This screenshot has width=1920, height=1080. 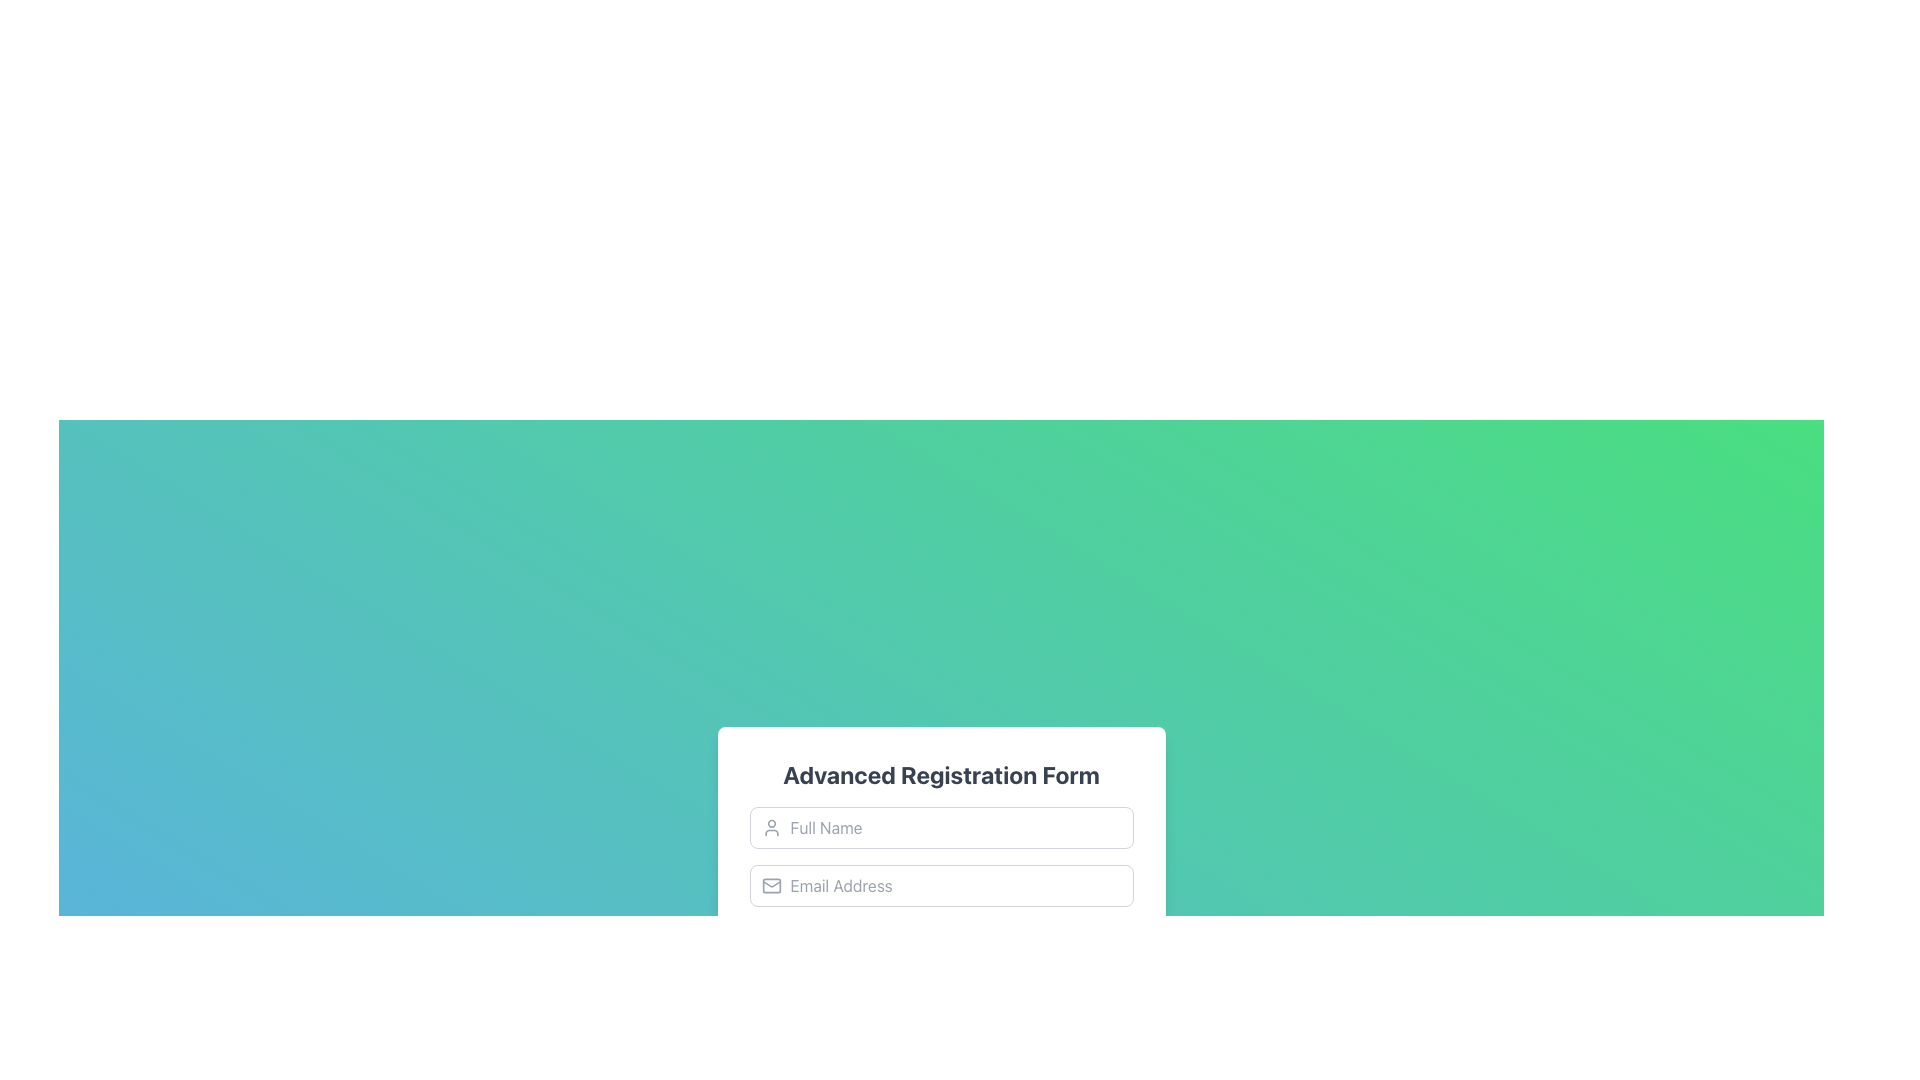 I want to click on the envelope body element of the SVG graphic icon representing email functionality, which is located inside the email input field of the form labeled 'Email Address', so click(x=770, y=885).